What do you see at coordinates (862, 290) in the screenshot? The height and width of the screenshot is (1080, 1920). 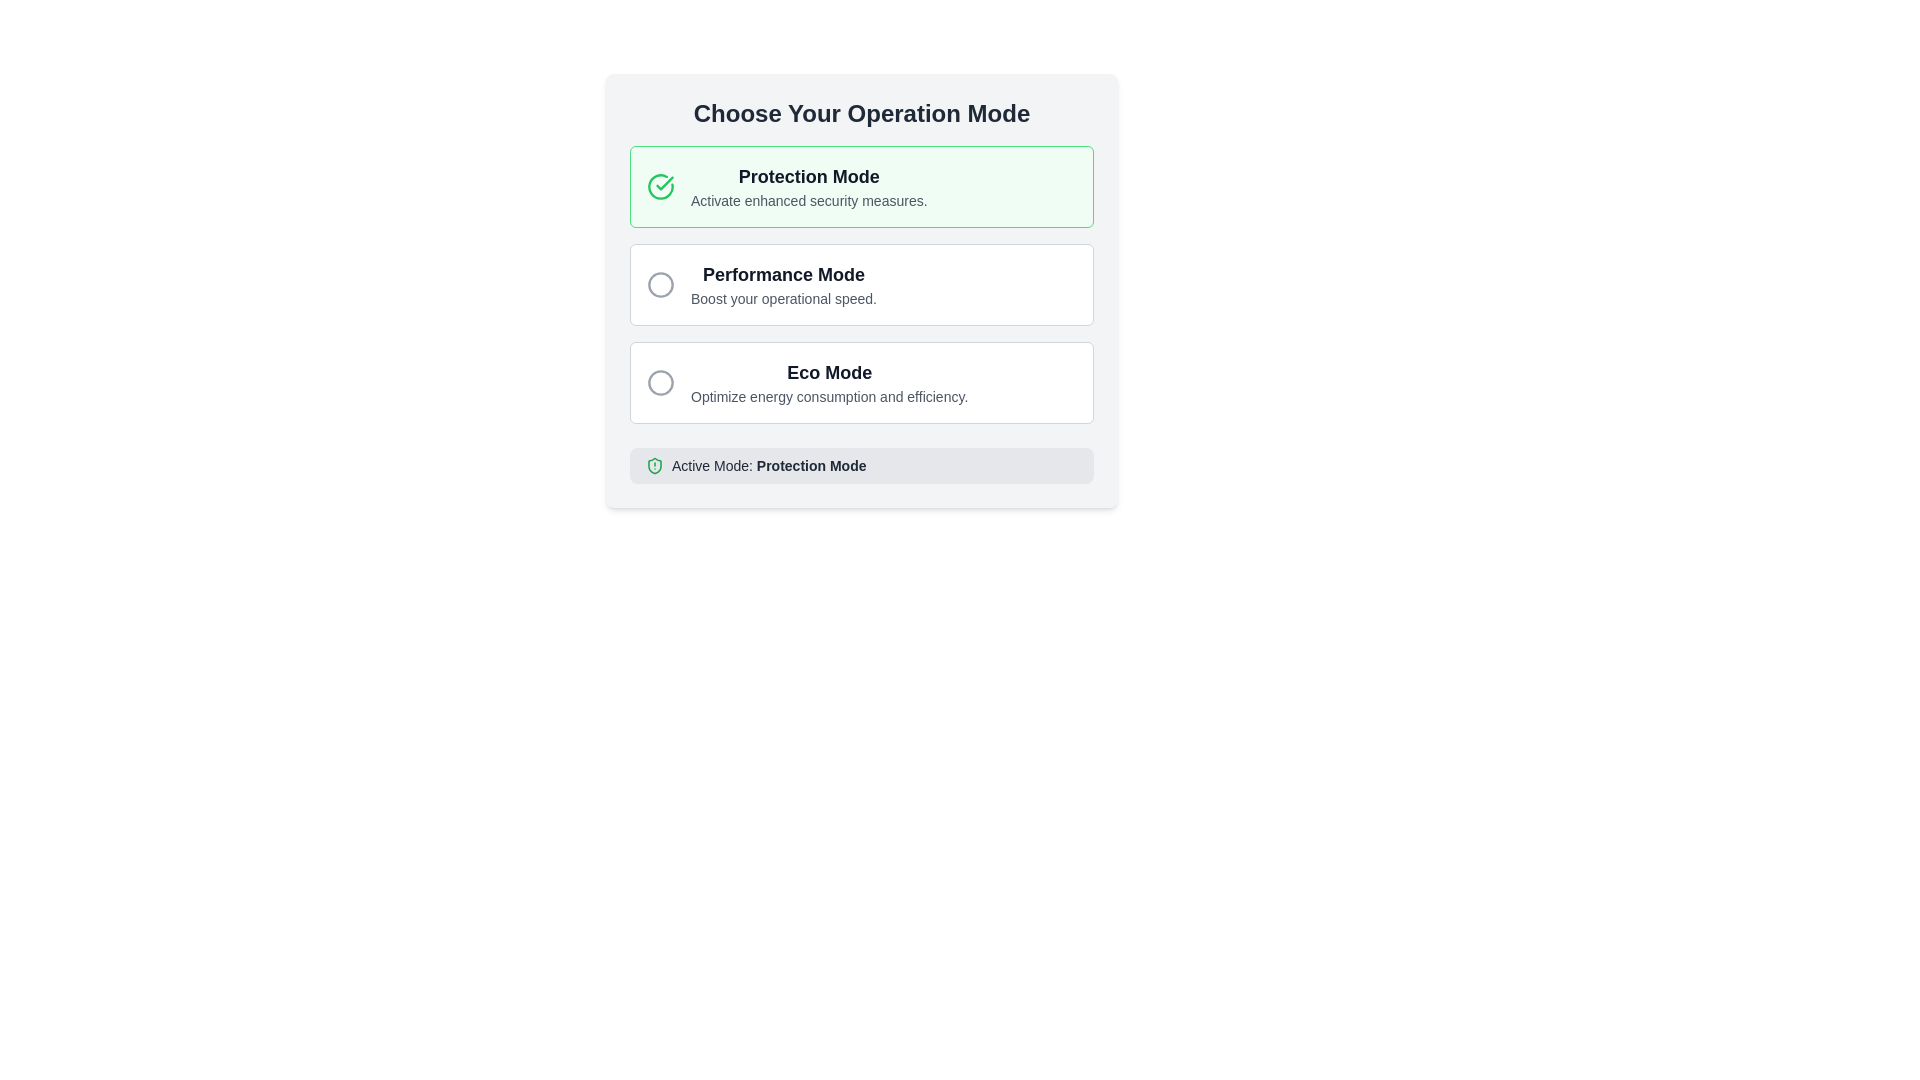 I see `the selectable option in the section titled 'Choose Your Operation Mode'` at bounding box center [862, 290].